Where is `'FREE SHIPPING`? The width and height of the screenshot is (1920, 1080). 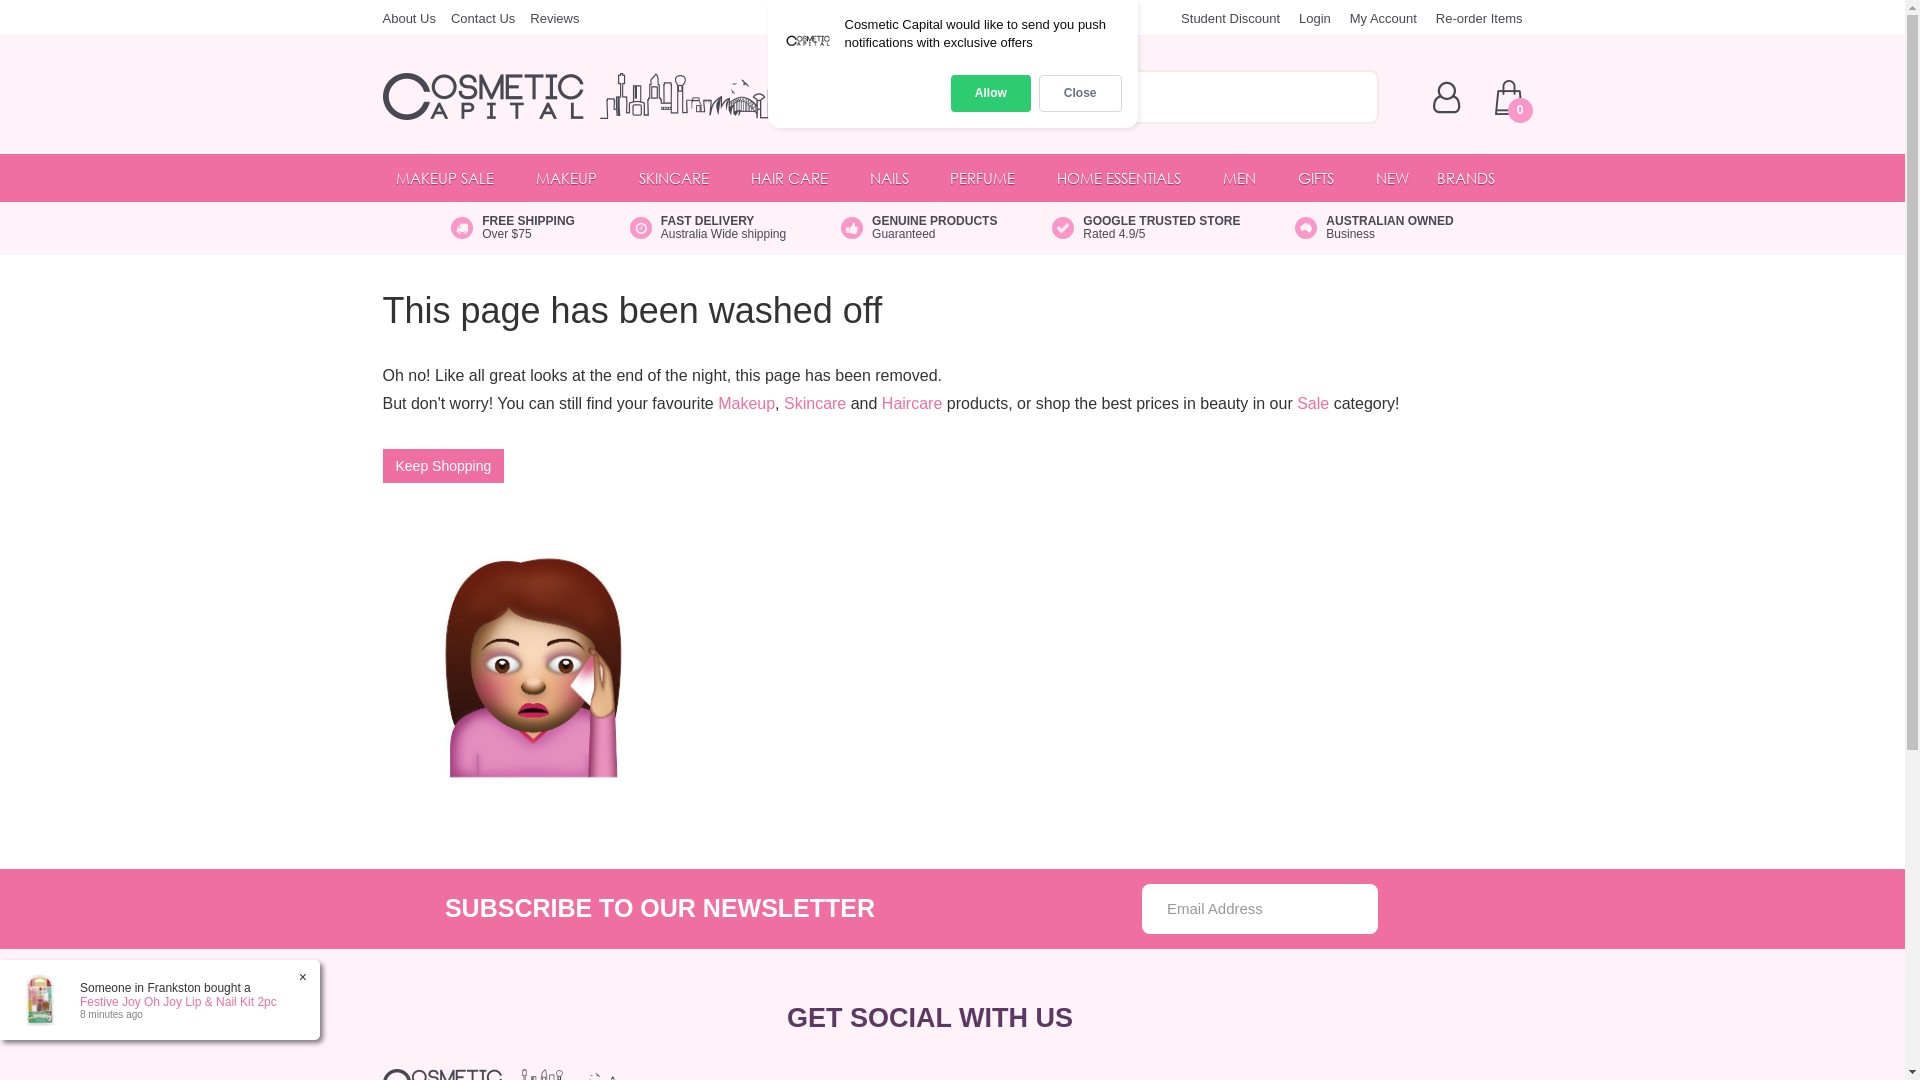 'FREE SHIPPING is located at coordinates (513, 226).